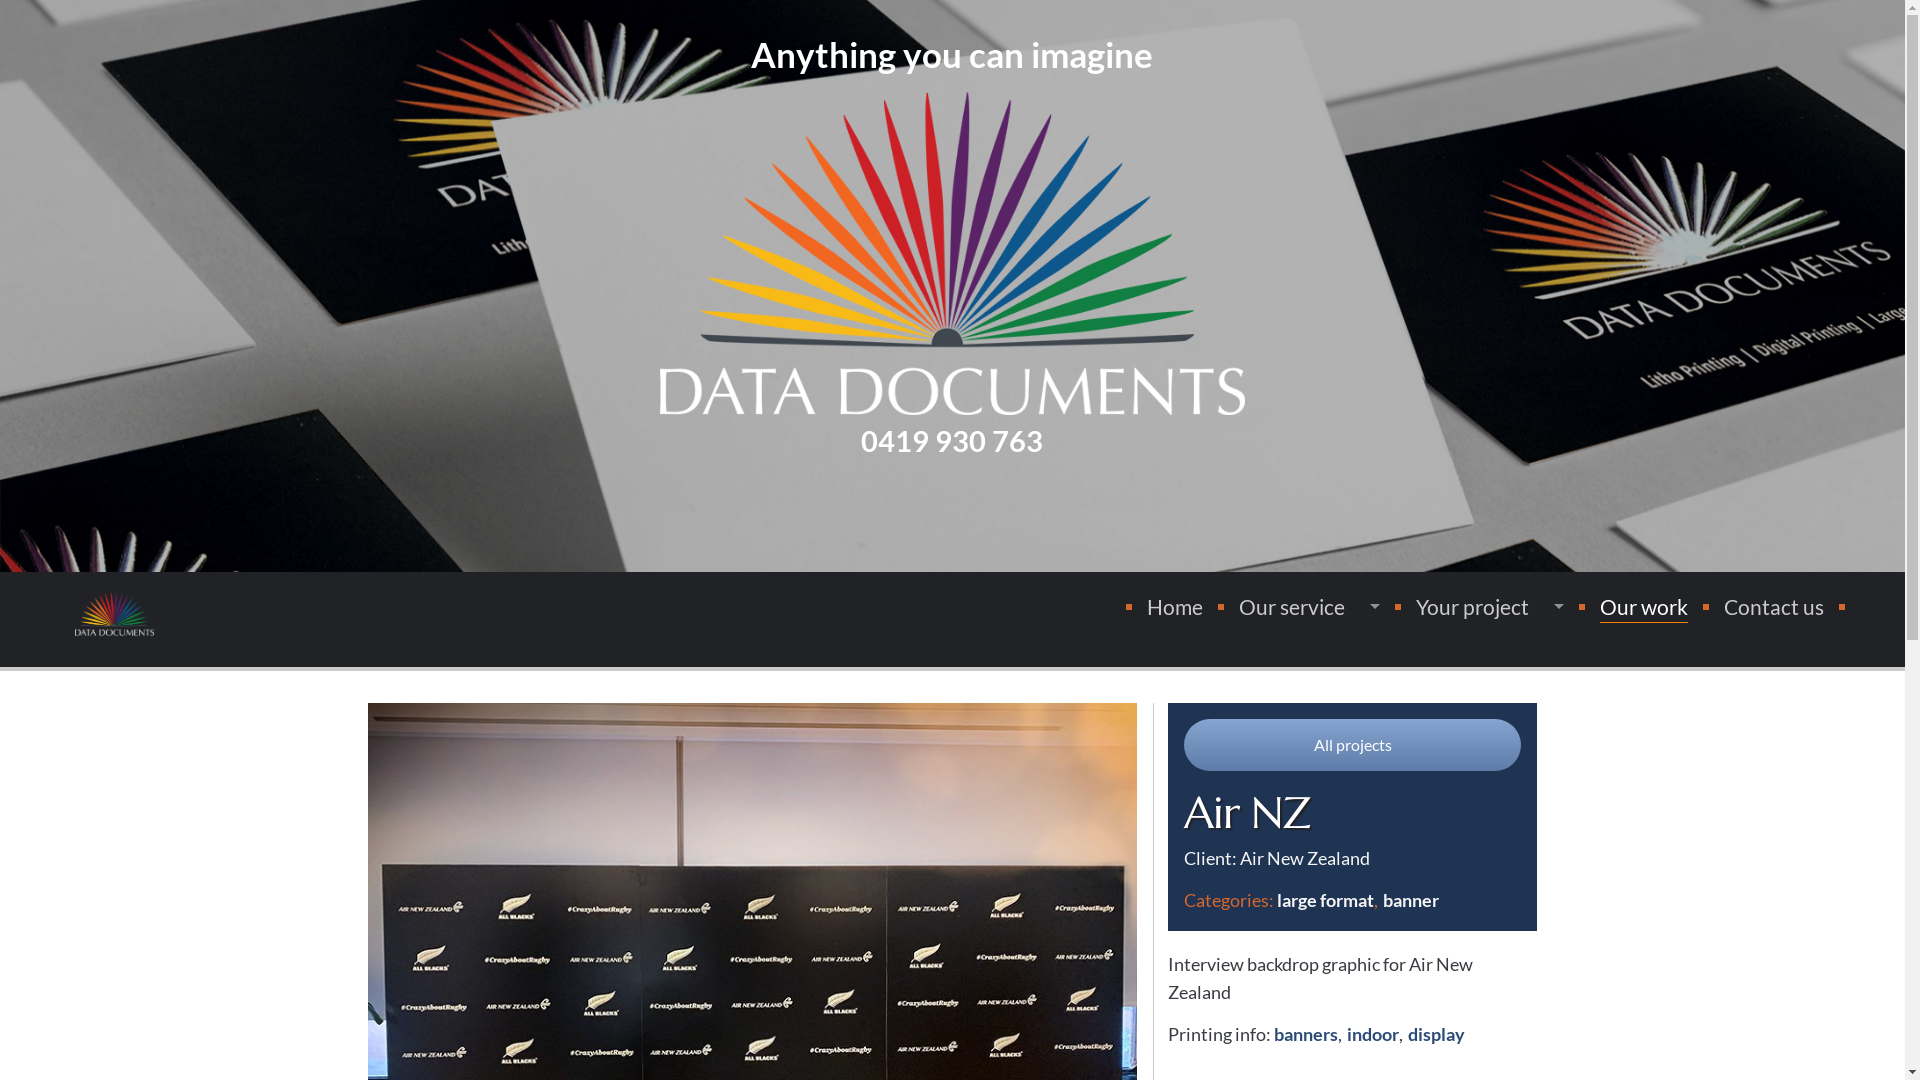 This screenshot has height=1080, width=1920. Describe the element at coordinates (1353, 744) in the screenshot. I see `'All projects'` at that location.